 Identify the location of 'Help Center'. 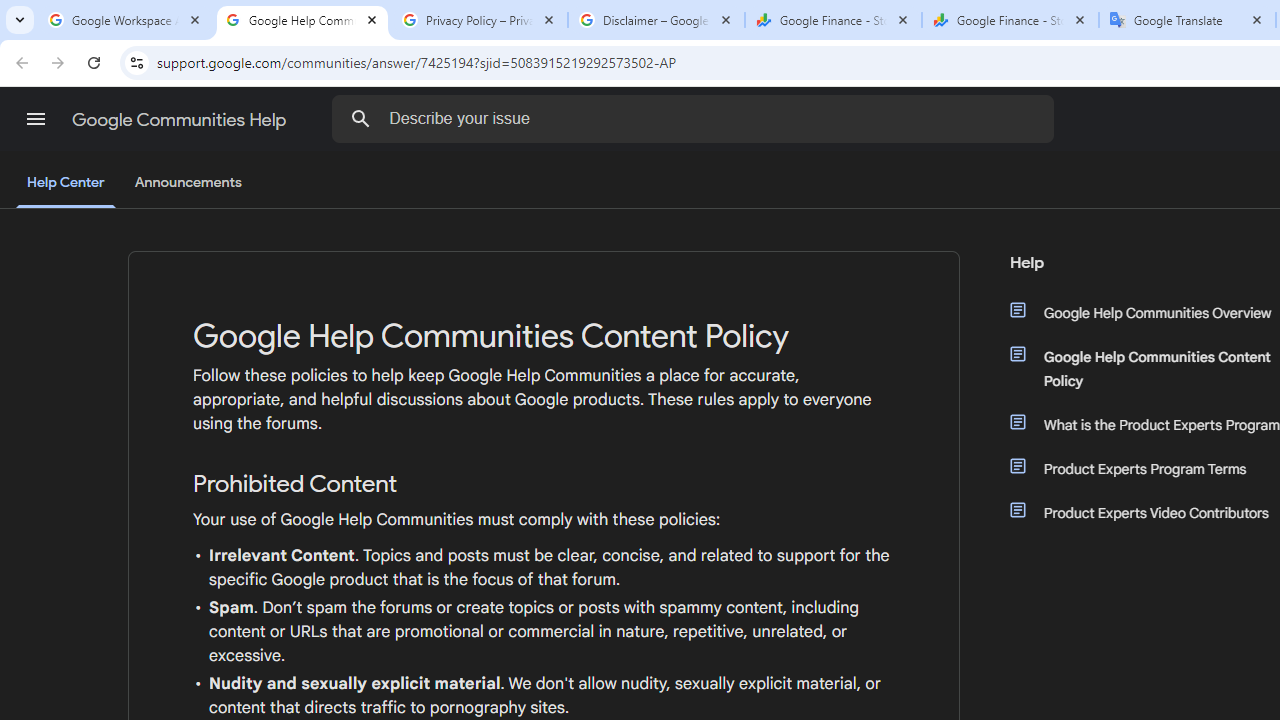
(65, 183).